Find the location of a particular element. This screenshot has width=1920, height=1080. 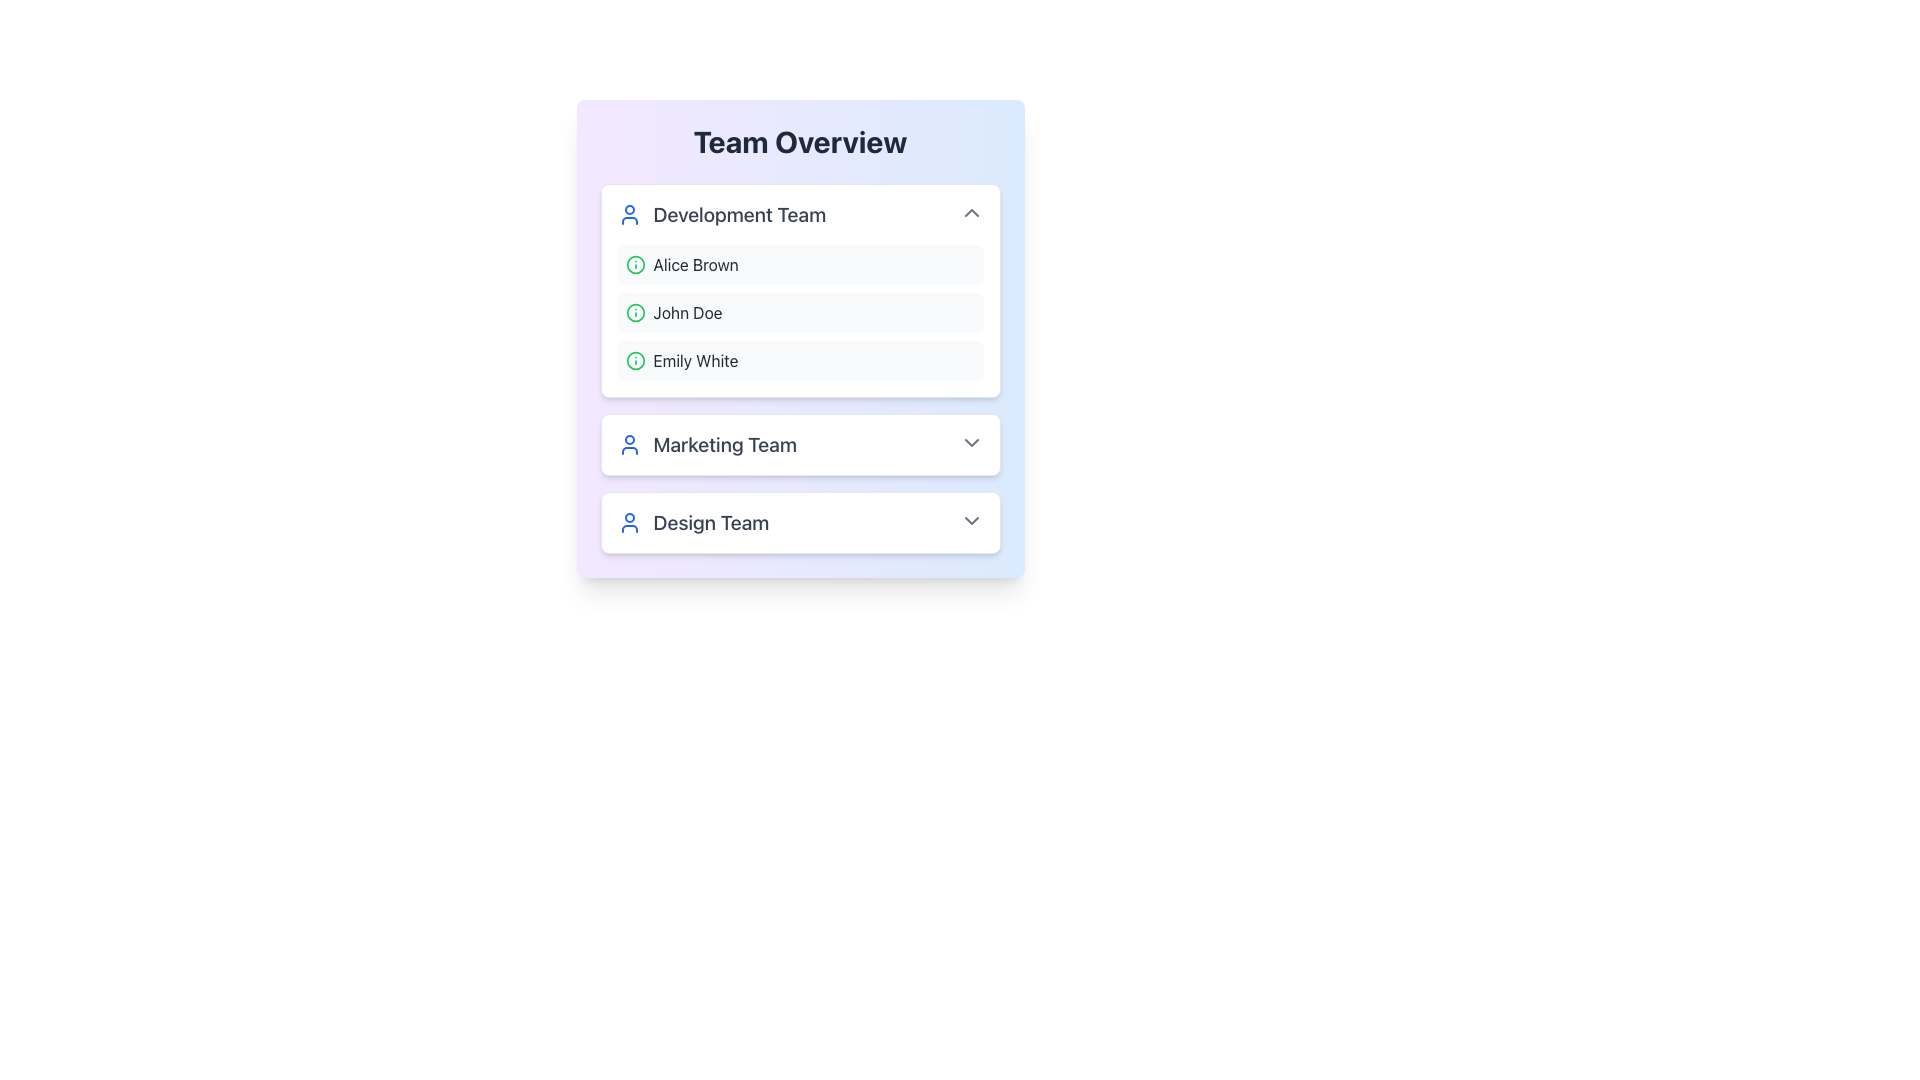

the Marketing Team card is located at coordinates (800, 443).